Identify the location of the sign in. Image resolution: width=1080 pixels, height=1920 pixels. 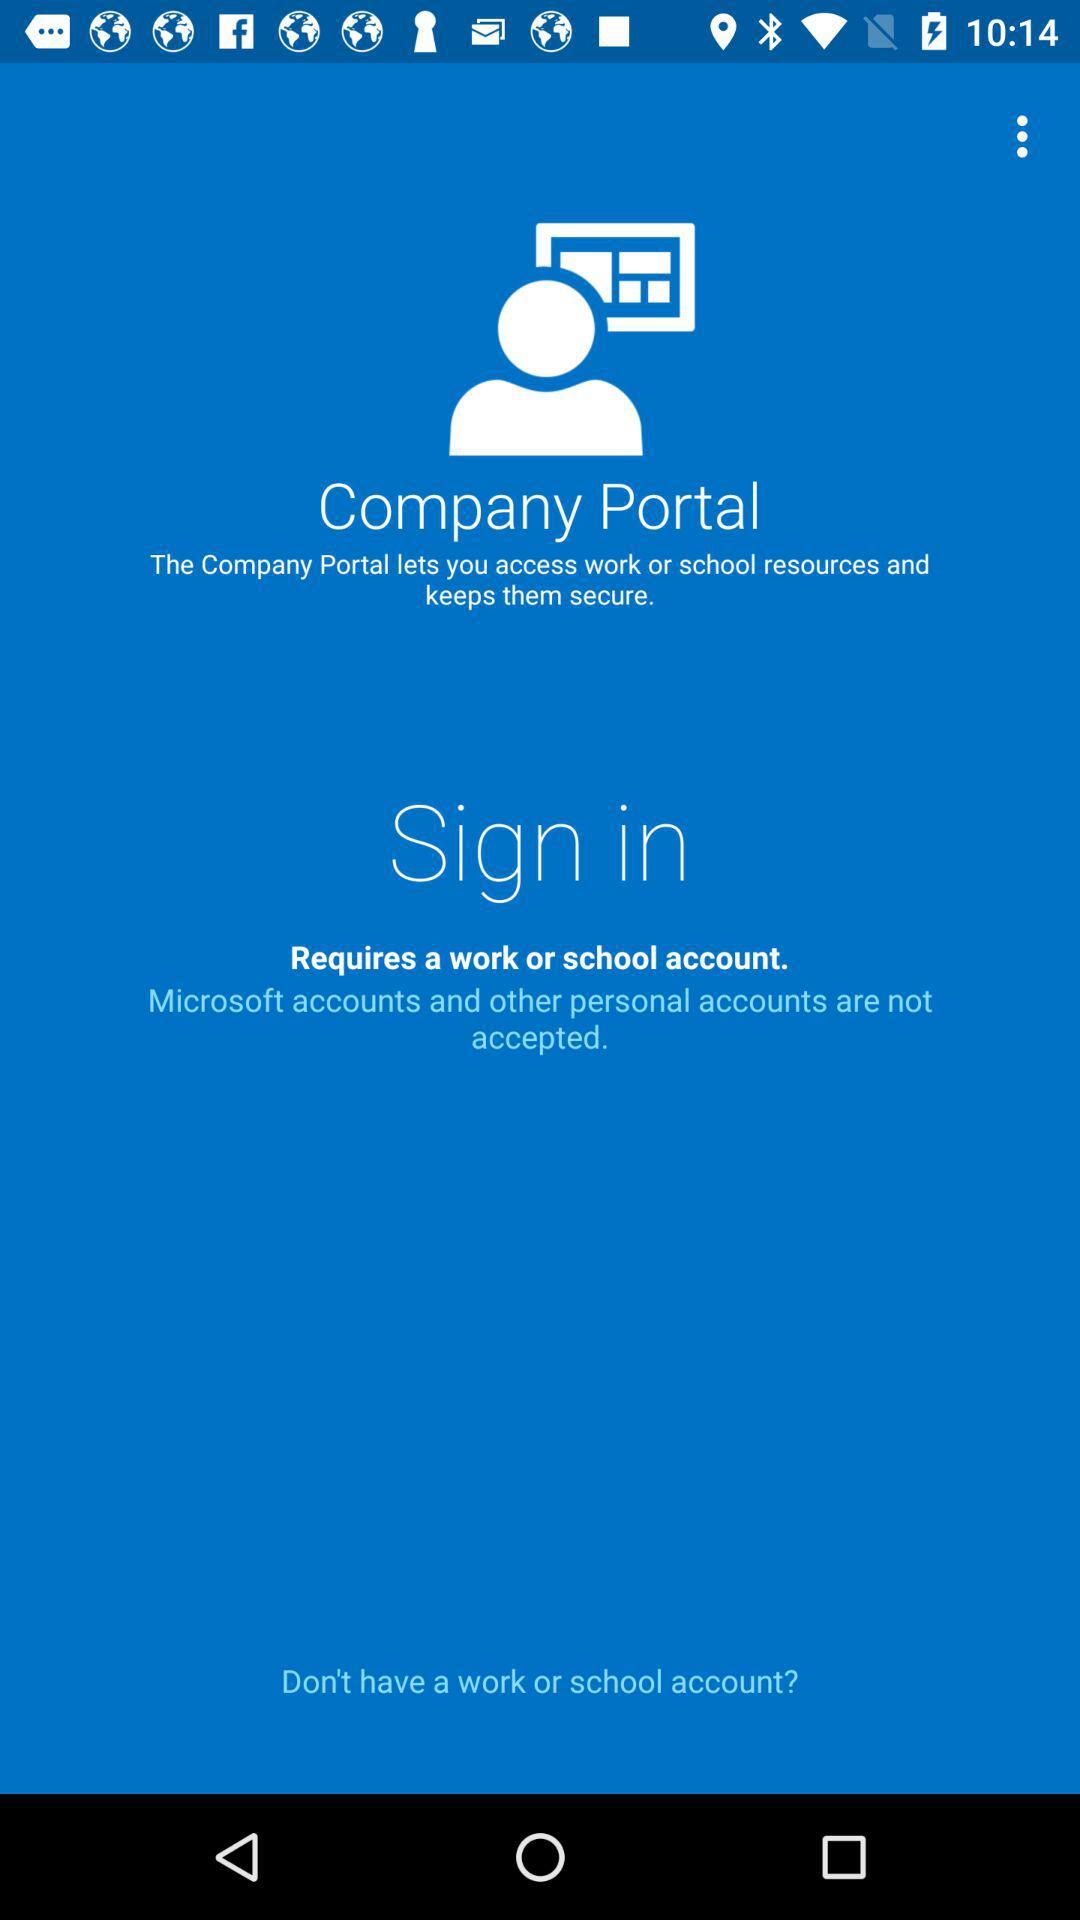
(540, 839).